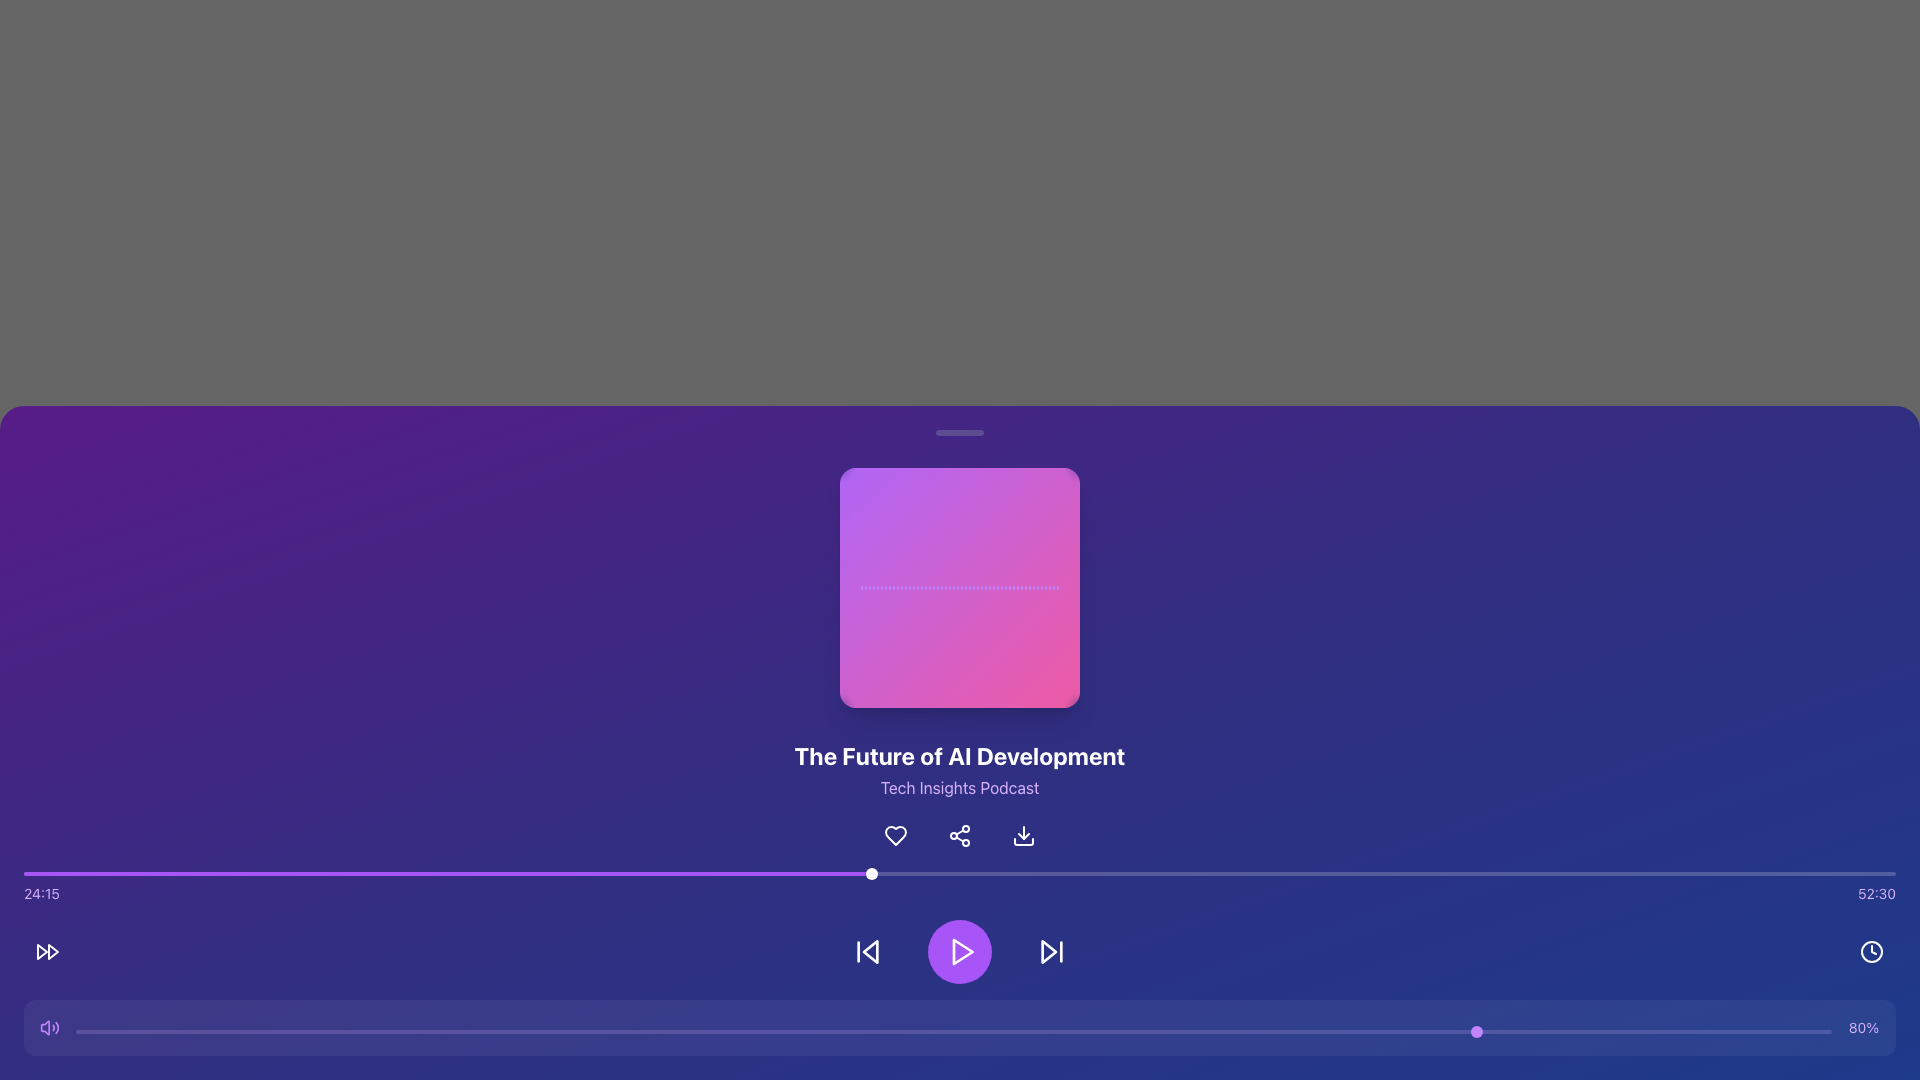 The height and width of the screenshot is (1080, 1920). I want to click on text content of the title label displaying 'The Future of AI Development', which is centrally located on a dark purple gradient background, so click(960, 756).